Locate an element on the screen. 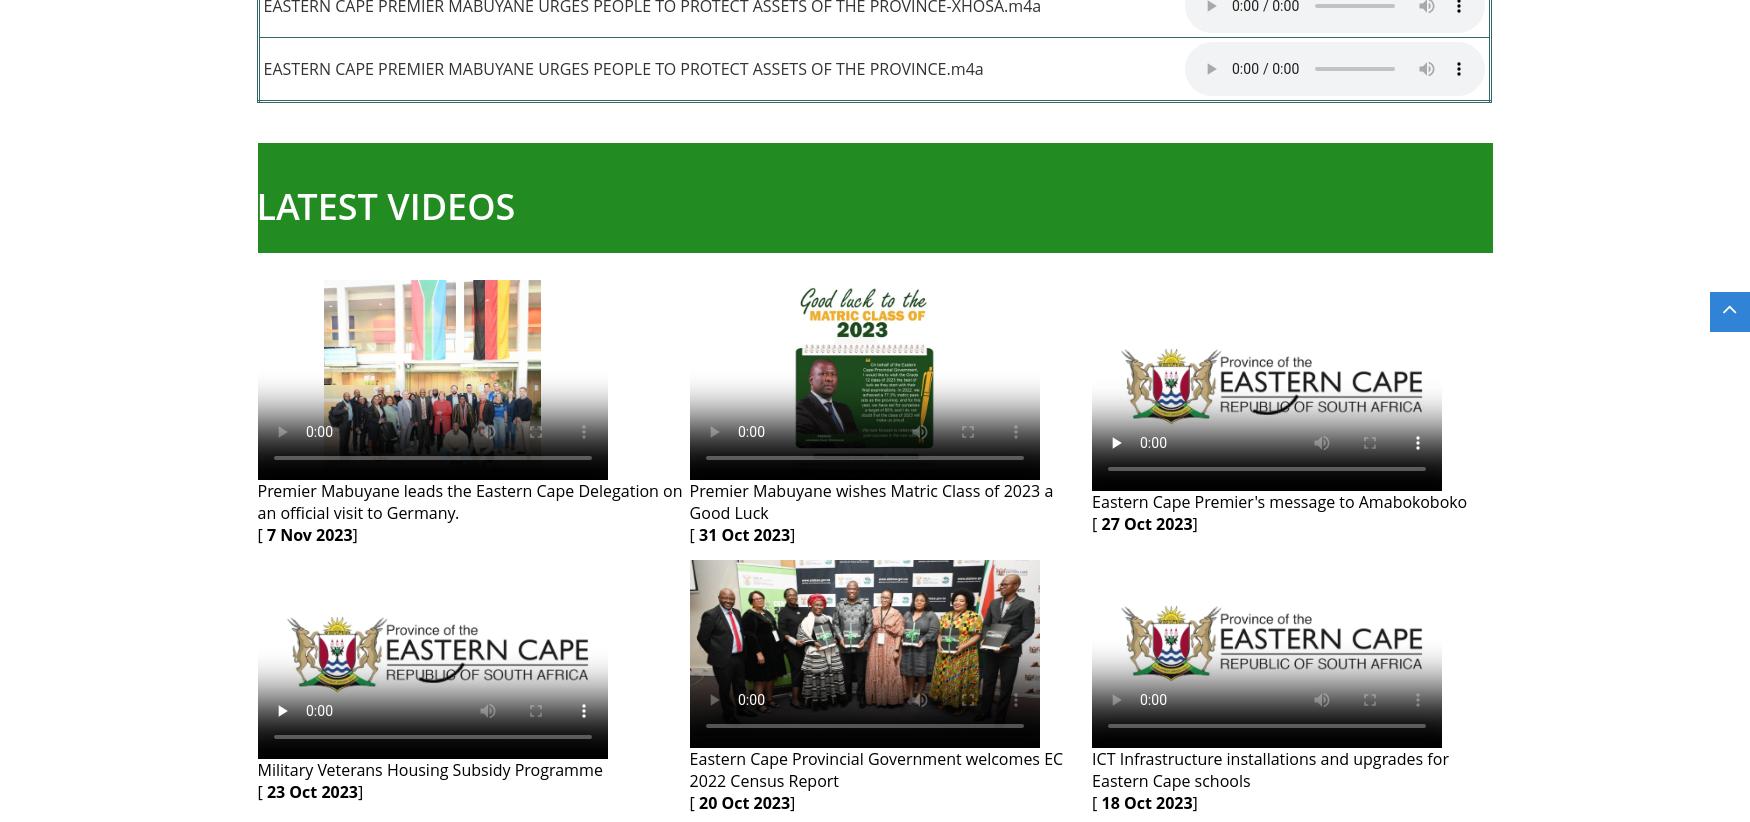 This screenshot has height=822, width=1750. 'EASTERN CAPE PREMIER MABUYANE URGES PEOPLE TO PROTECT ASSETS OF THE PROVINCE.m4a' is located at coordinates (623, 68).